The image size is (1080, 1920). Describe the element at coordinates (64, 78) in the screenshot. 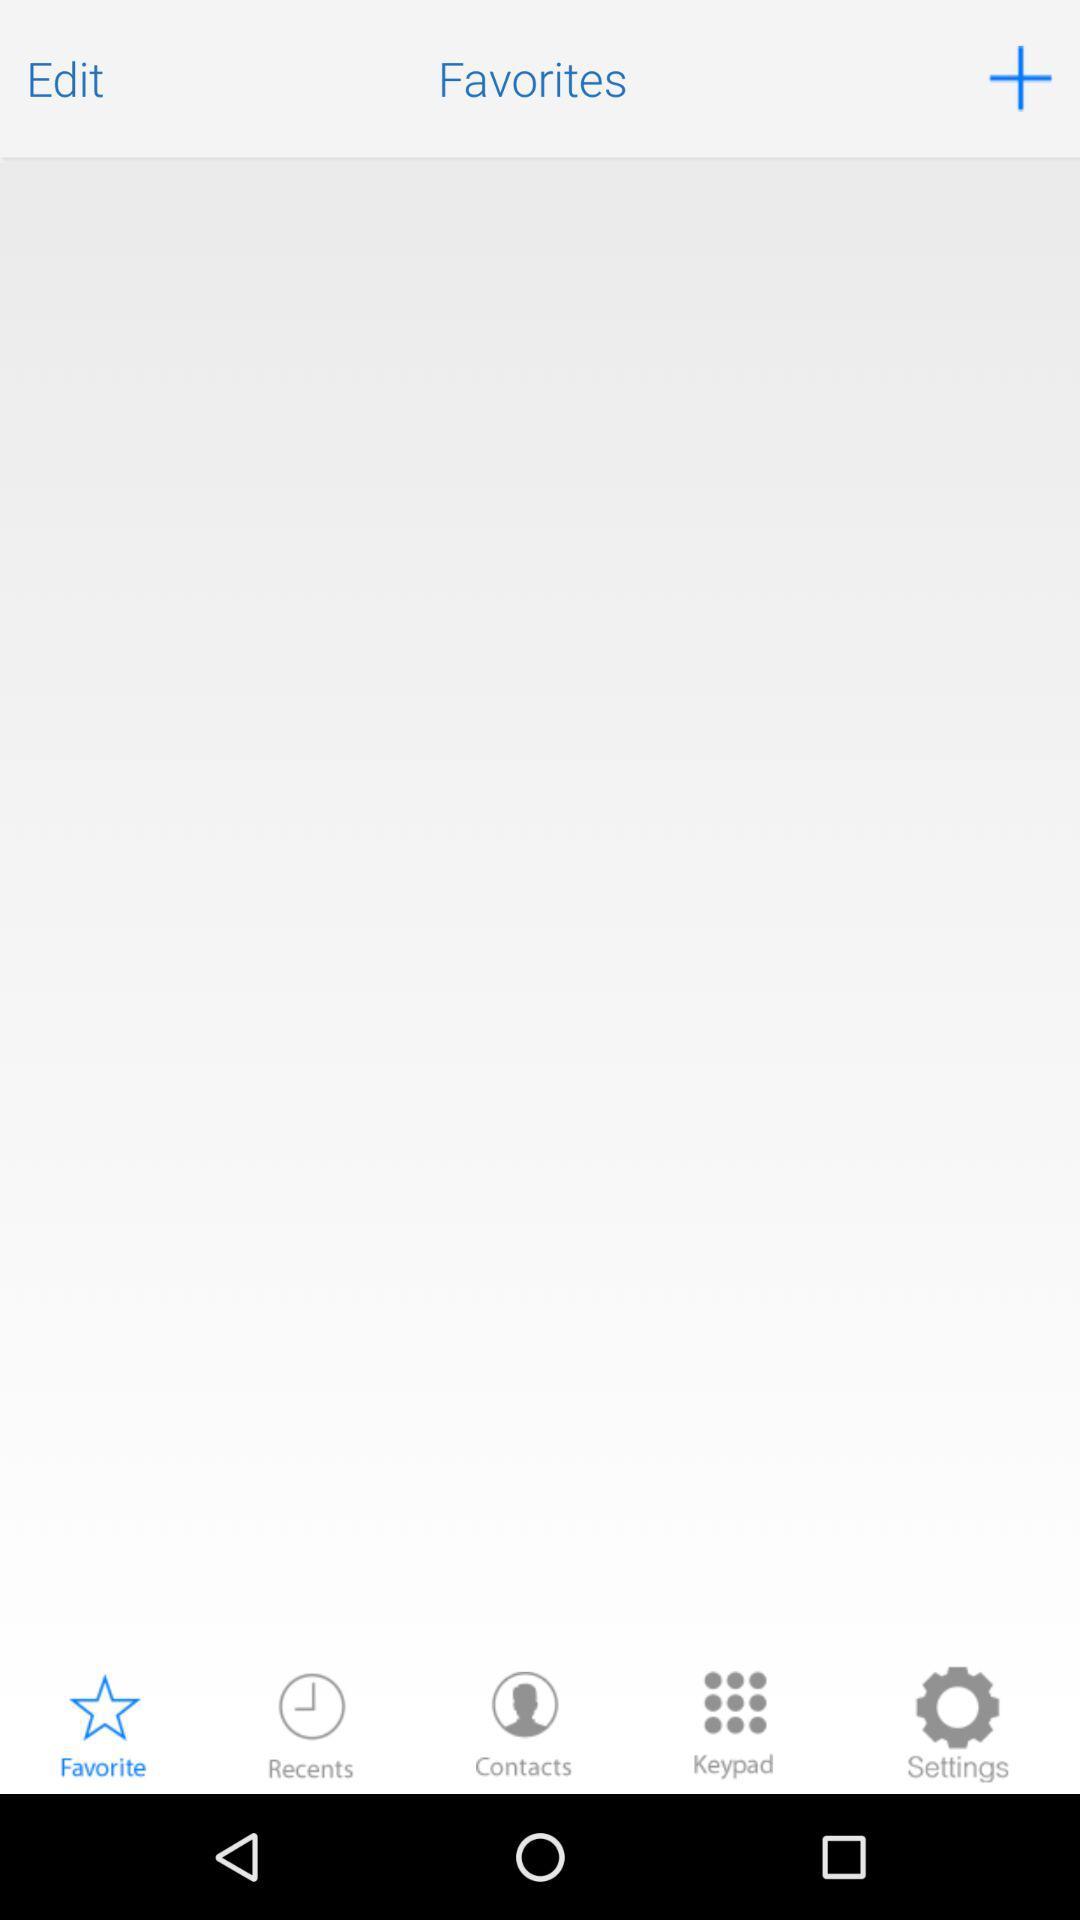

I see `the edit icon` at that location.